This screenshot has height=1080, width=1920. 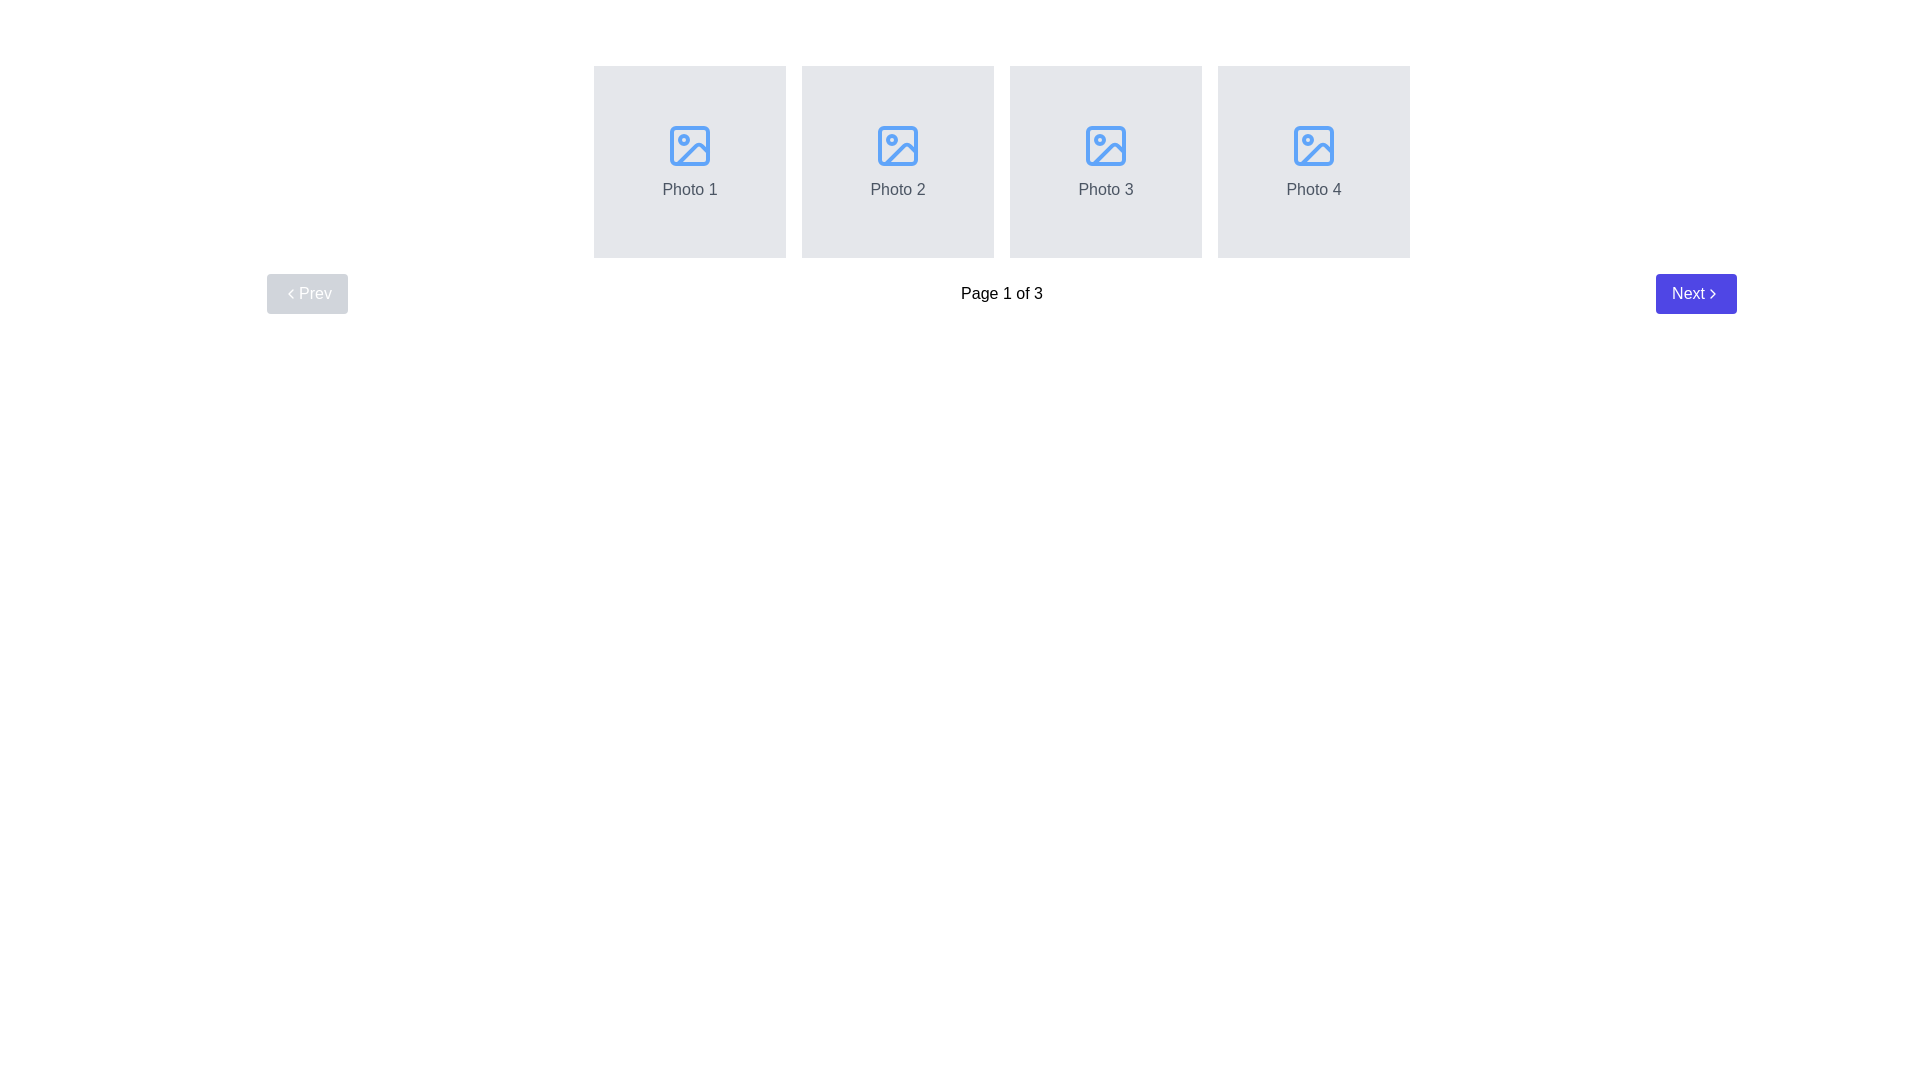 What do you see at coordinates (1104, 145) in the screenshot?
I see `the 'Photo 3' icon, which is the third icon in a horizontally aligned list of four icons` at bounding box center [1104, 145].